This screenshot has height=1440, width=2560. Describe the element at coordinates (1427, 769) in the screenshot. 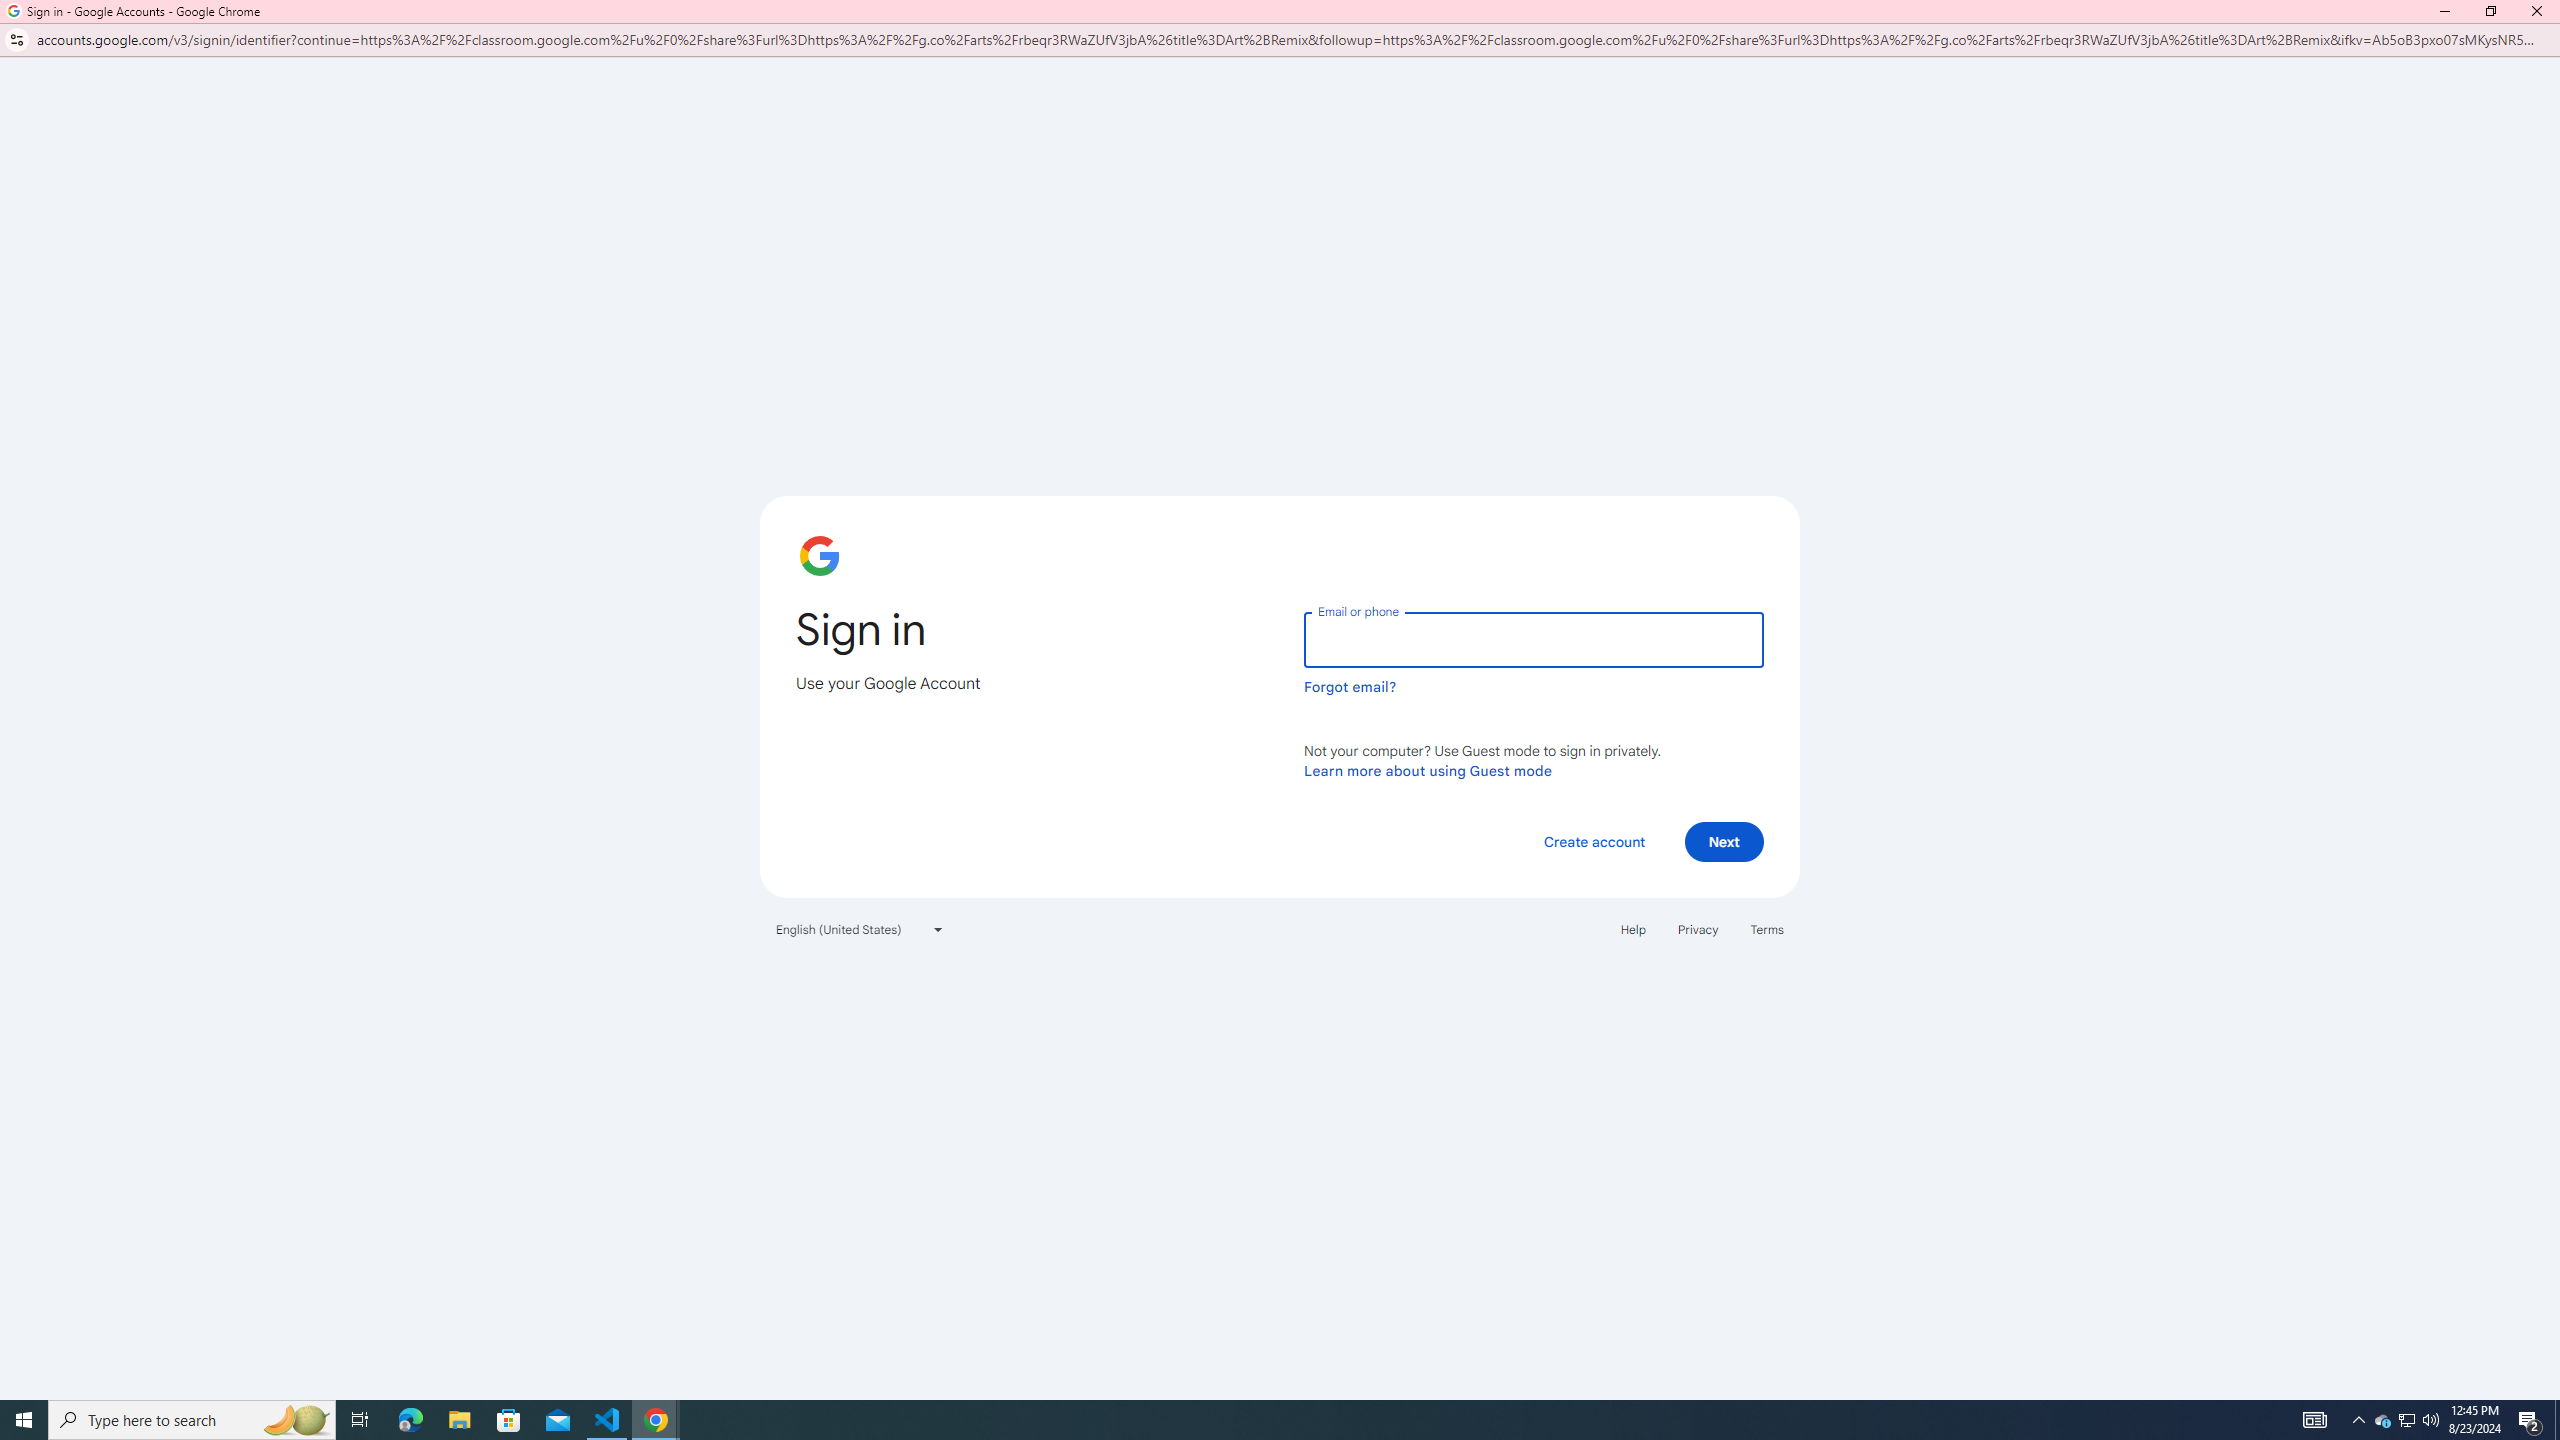

I see `'Learn more about using Guest mode'` at that location.